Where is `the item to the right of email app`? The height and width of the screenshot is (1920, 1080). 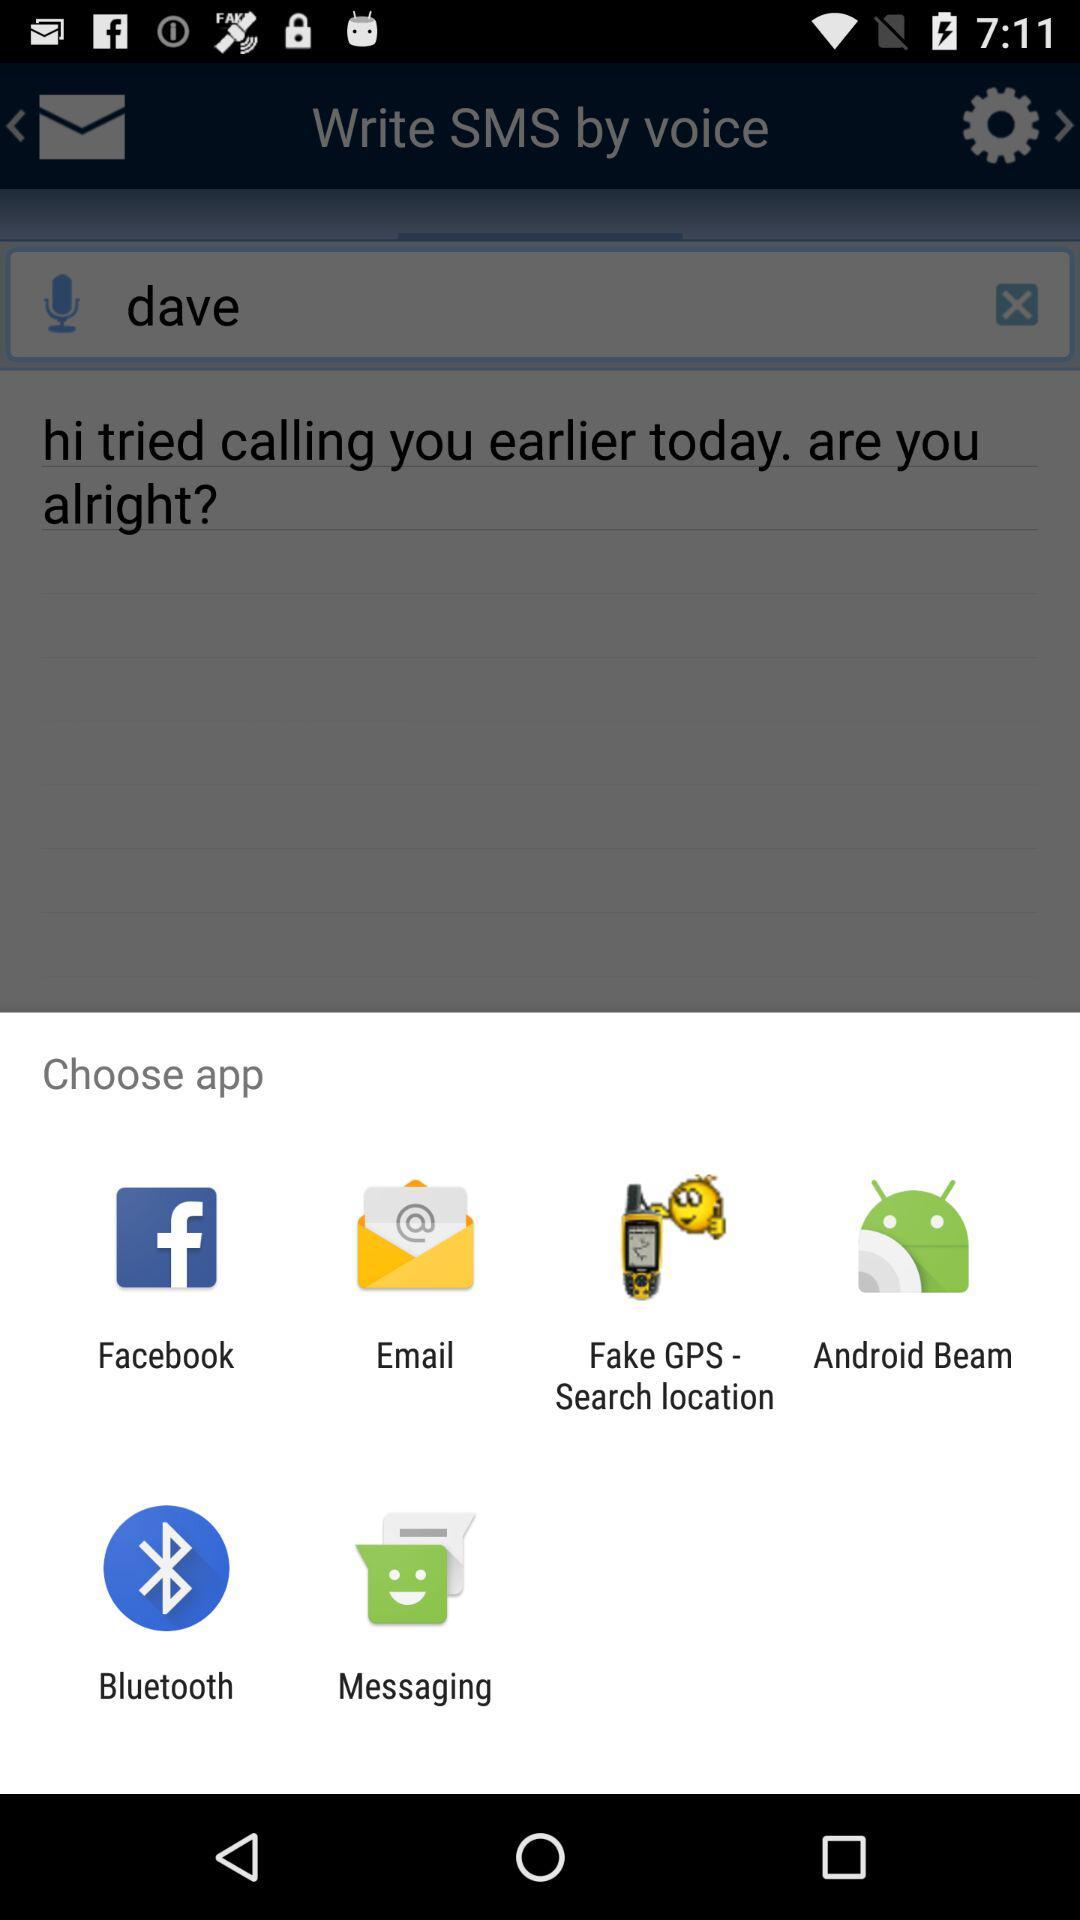
the item to the right of email app is located at coordinates (664, 1374).